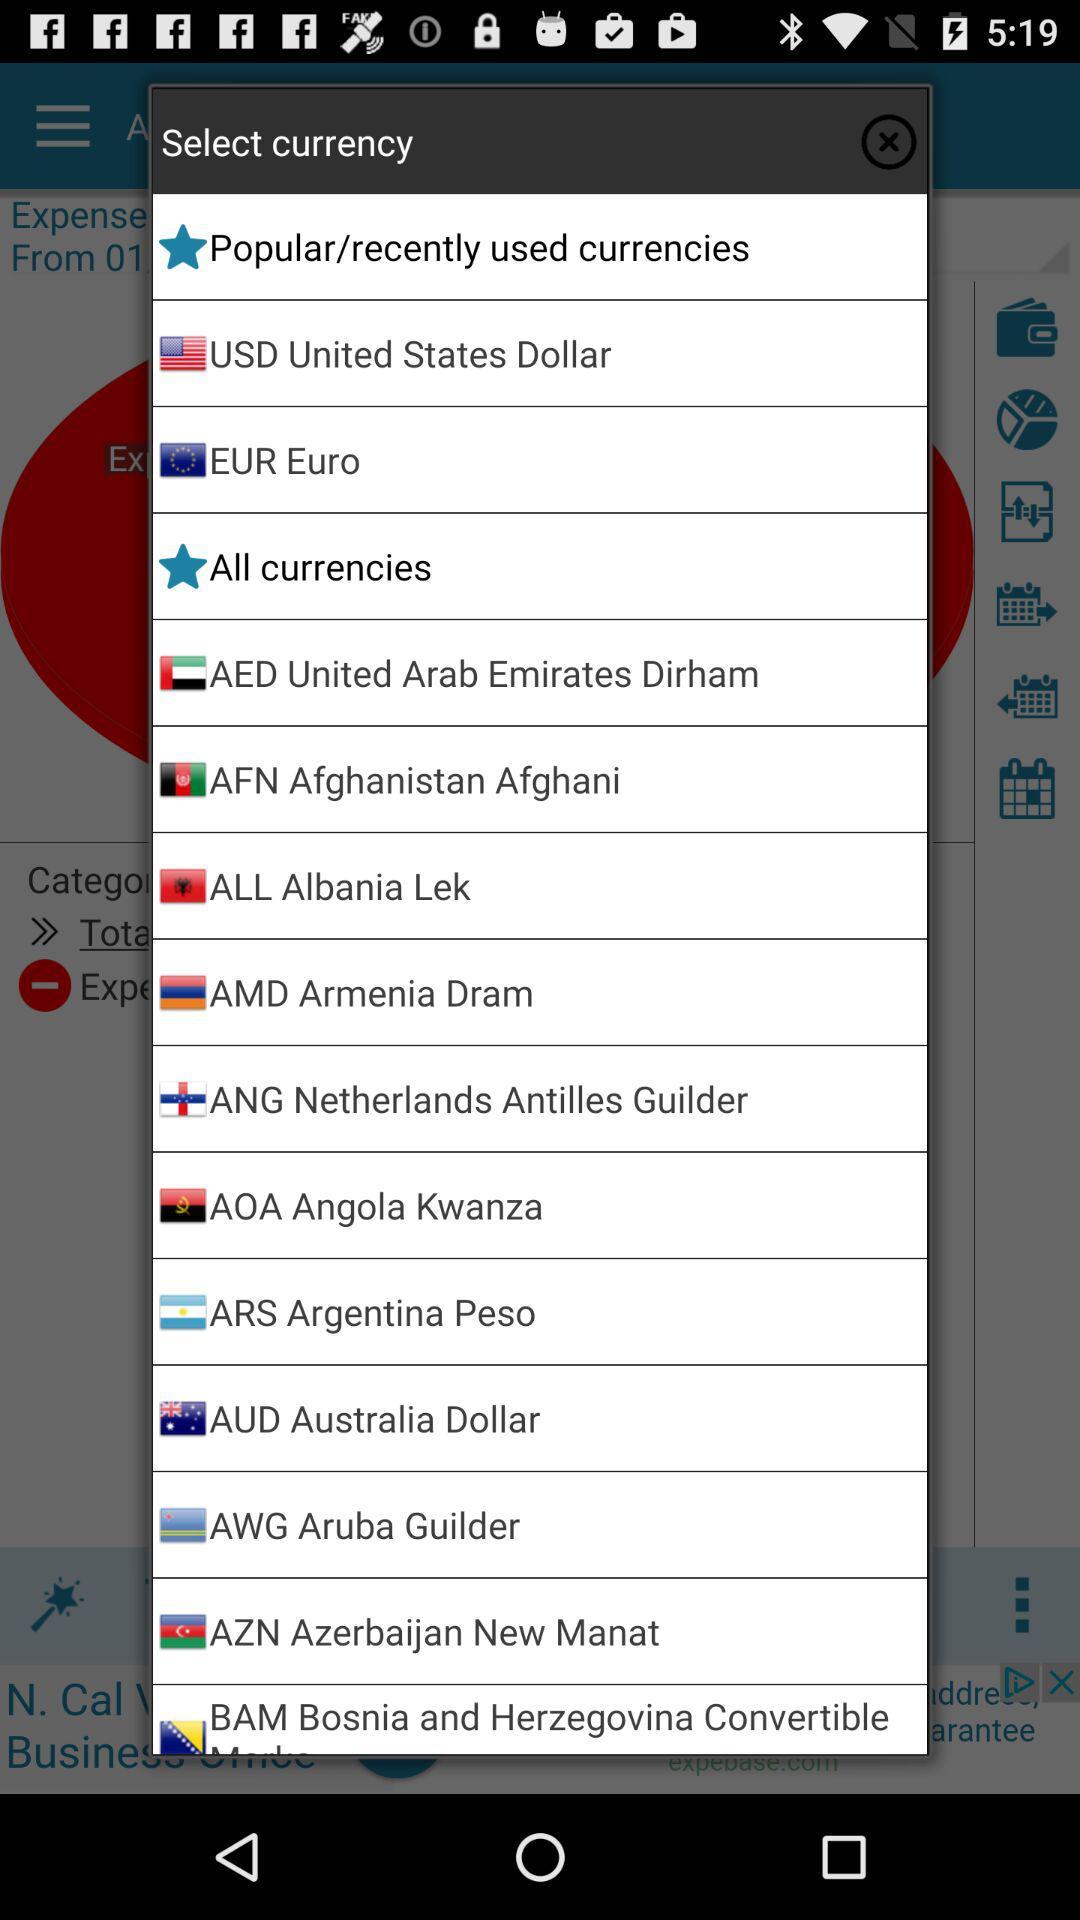 The height and width of the screenshot is (1920, 1080). I want to click on the app above the ang netherlands antilles app, so click(564, 992).